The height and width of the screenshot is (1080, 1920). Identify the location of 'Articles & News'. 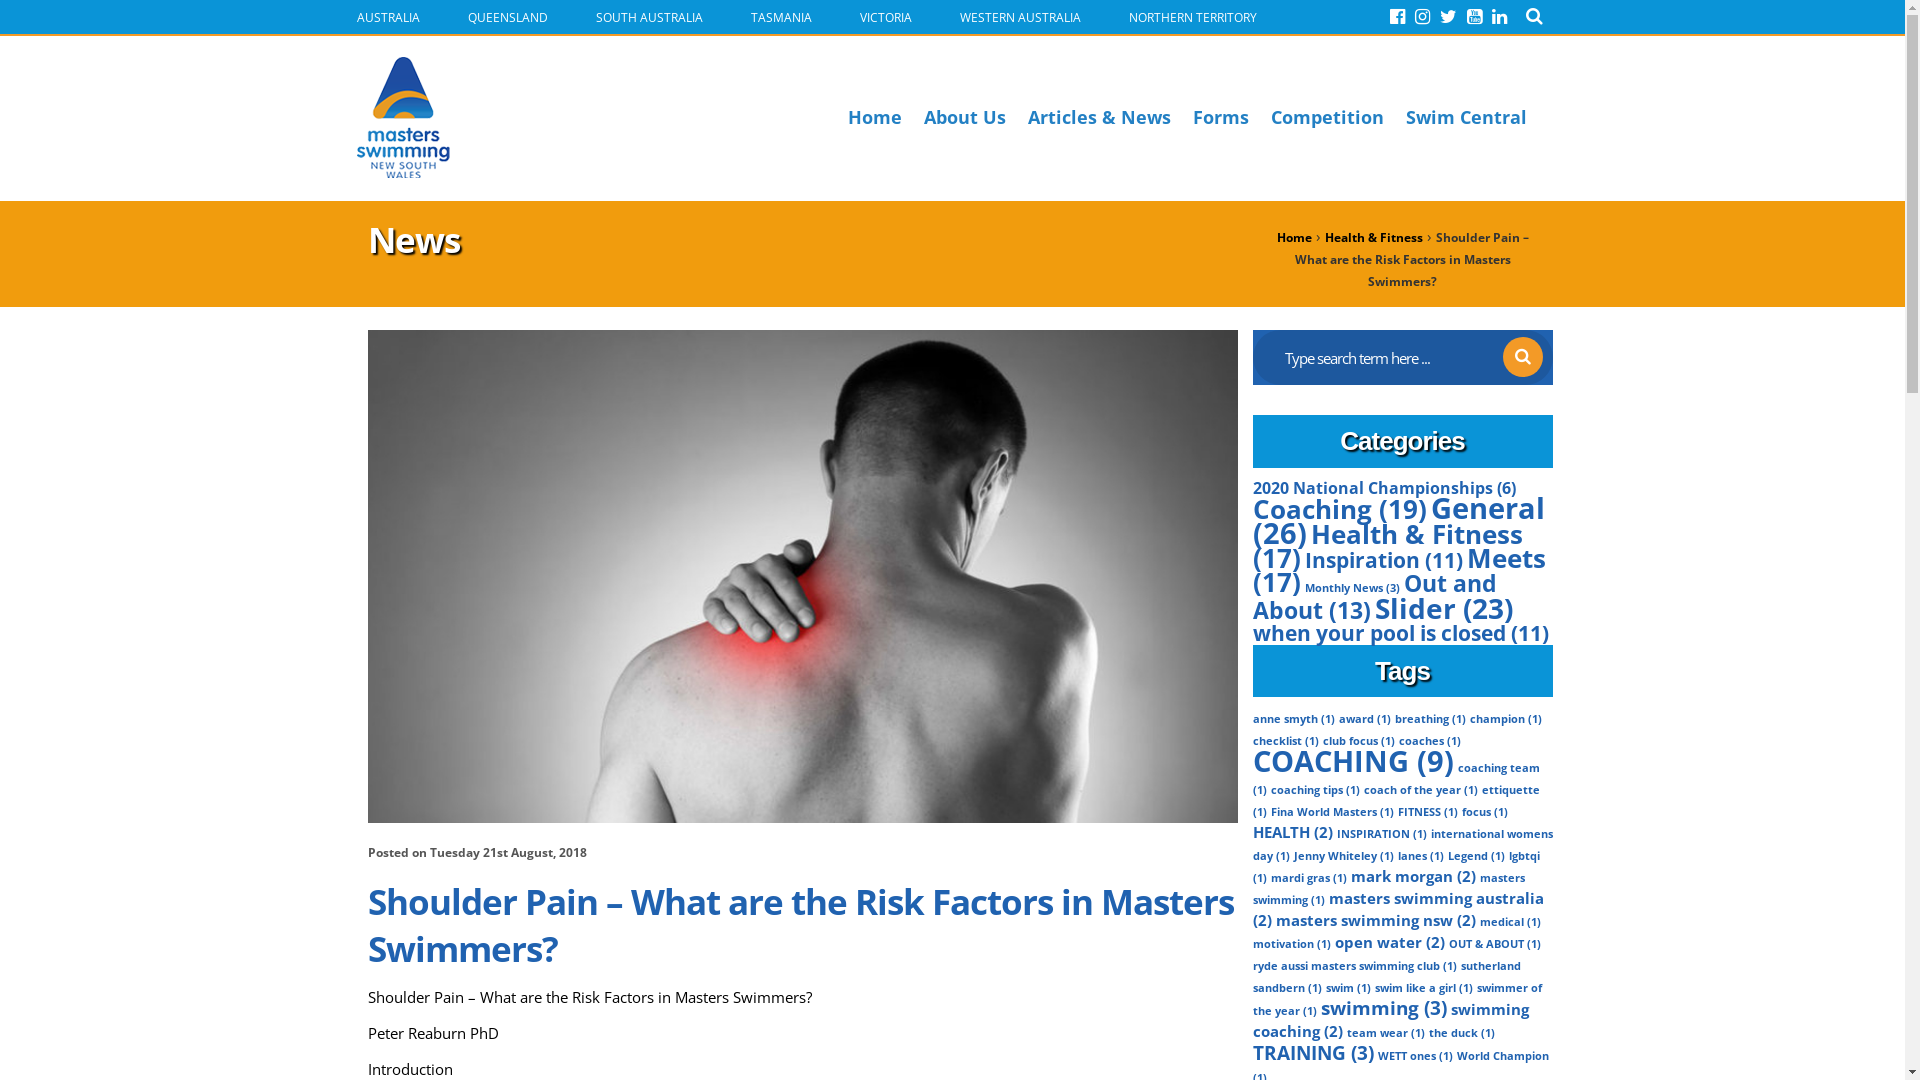
(1098, 116).